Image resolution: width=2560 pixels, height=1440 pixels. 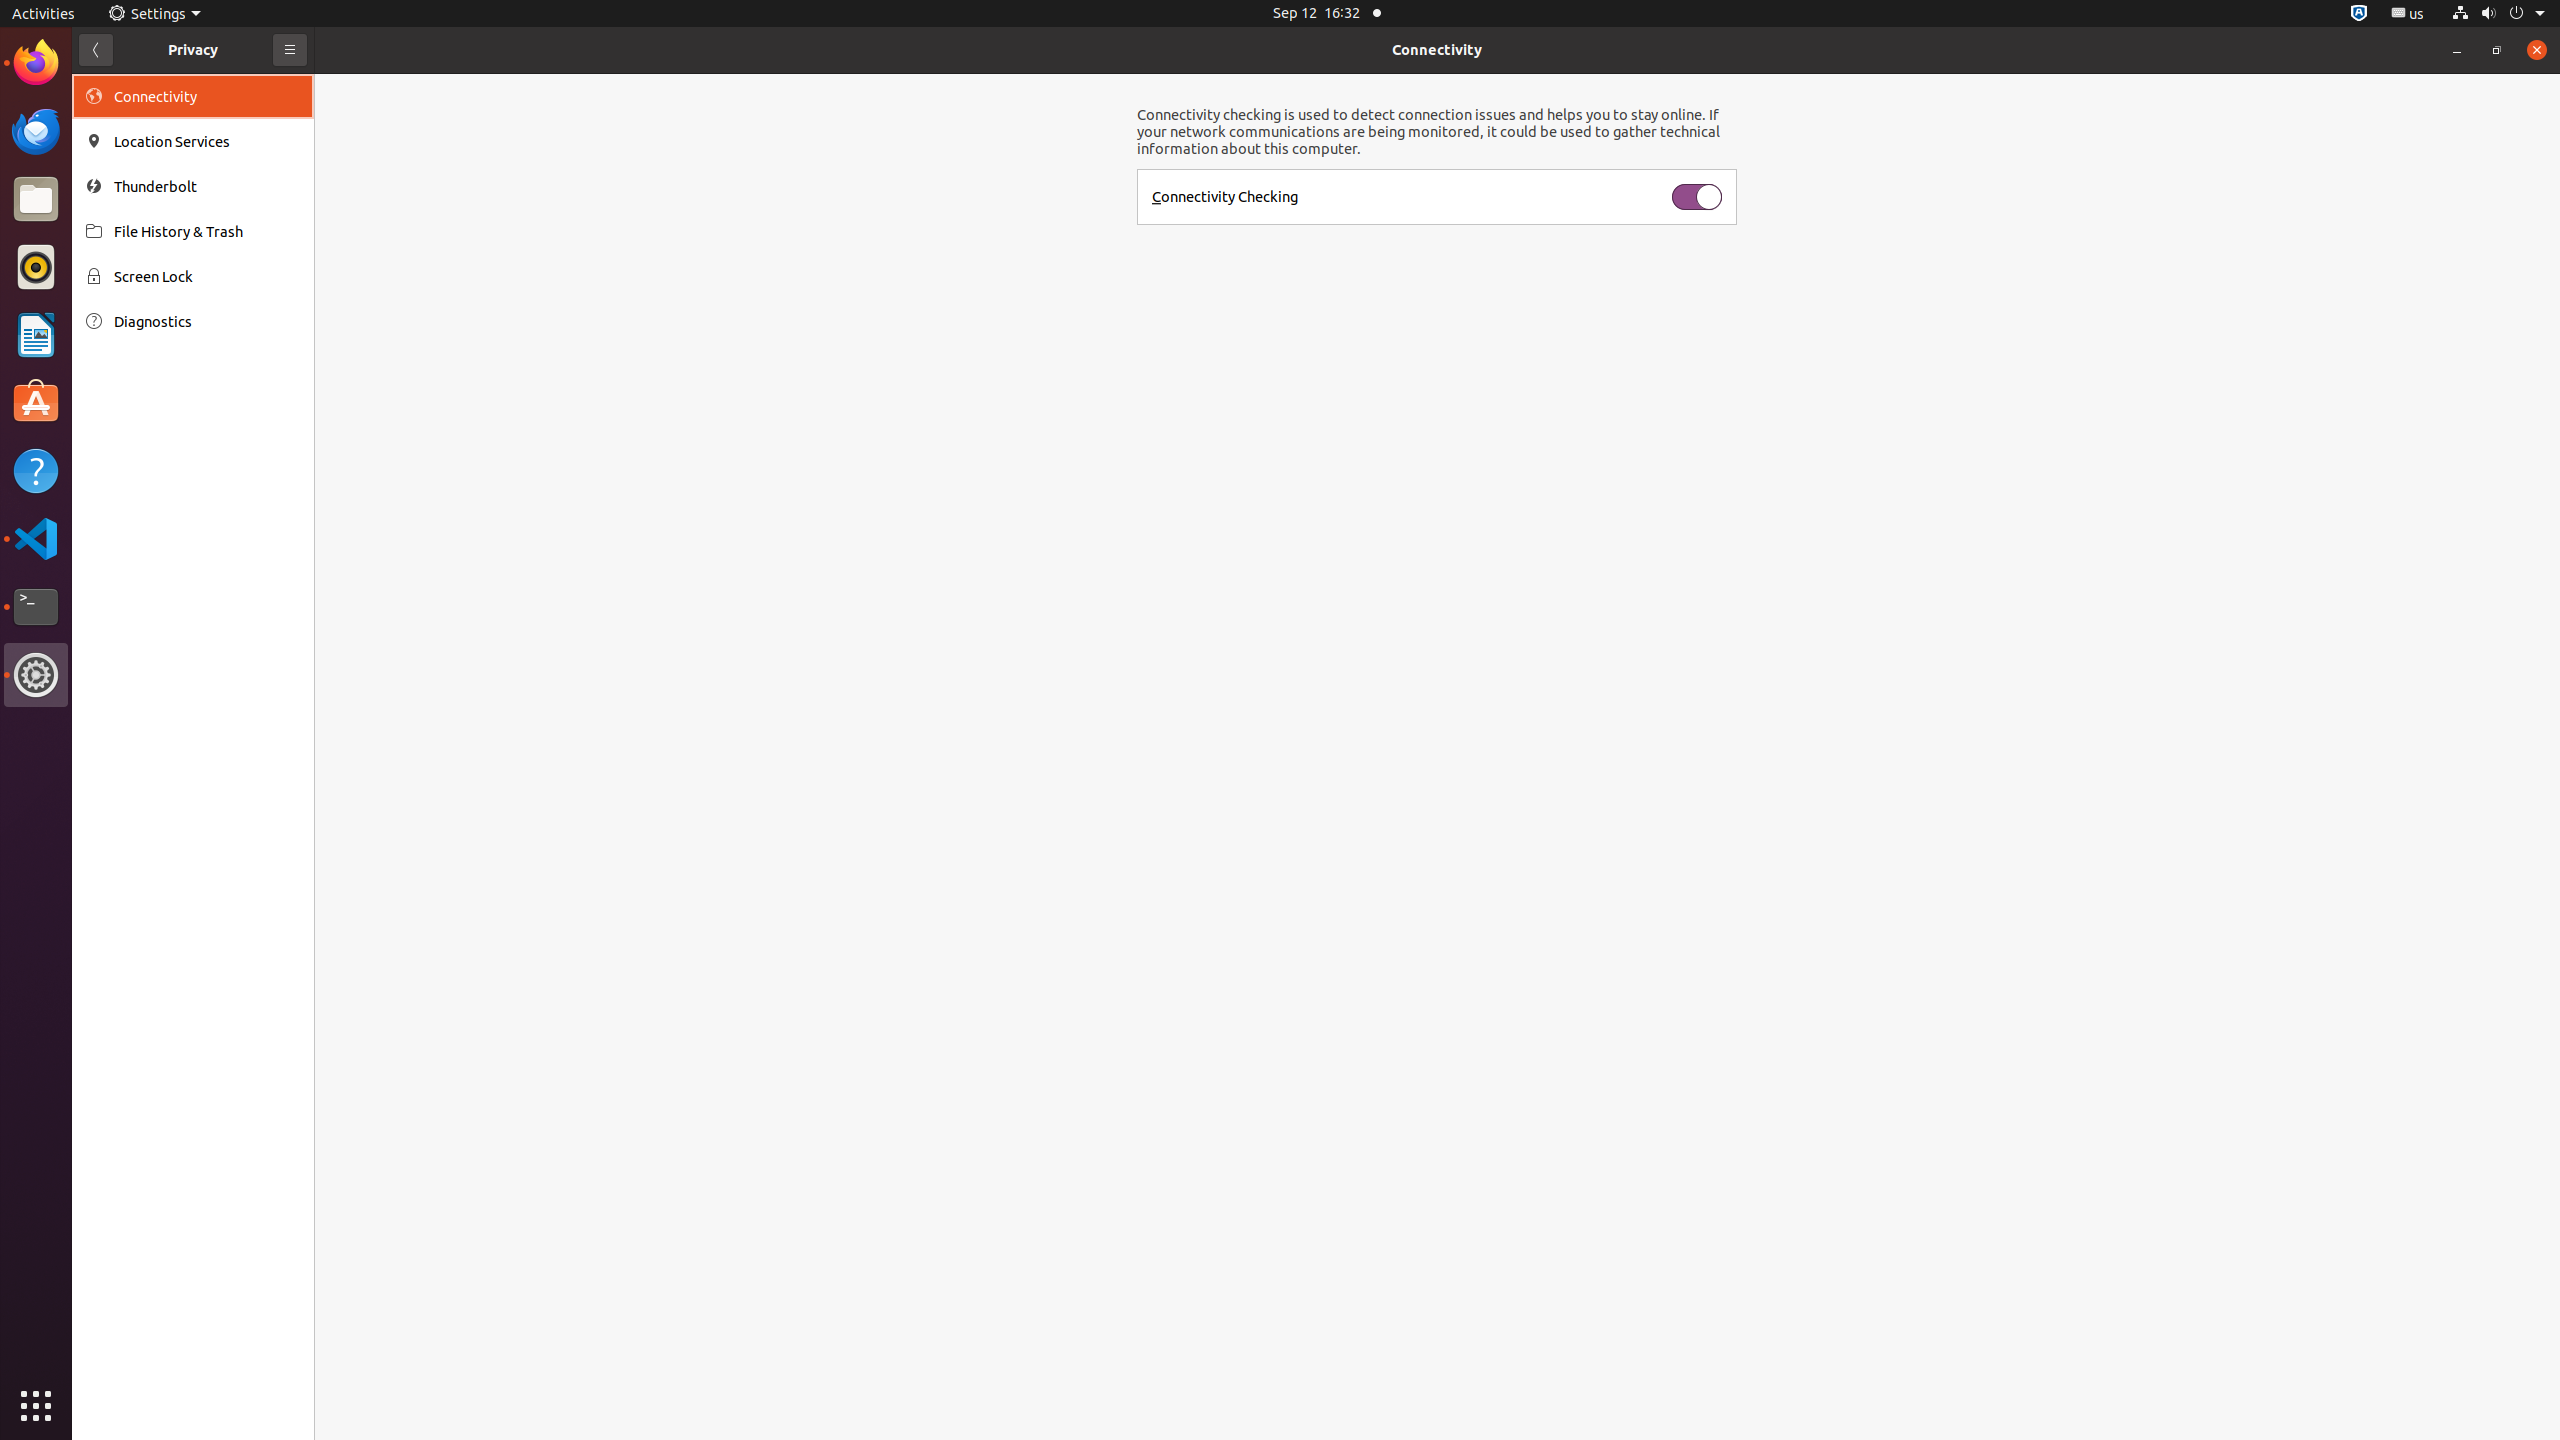 What do you see at coordinates (207, 141) in the screenshot?
I see `'Location Services'` at bounding box center [207, 141].